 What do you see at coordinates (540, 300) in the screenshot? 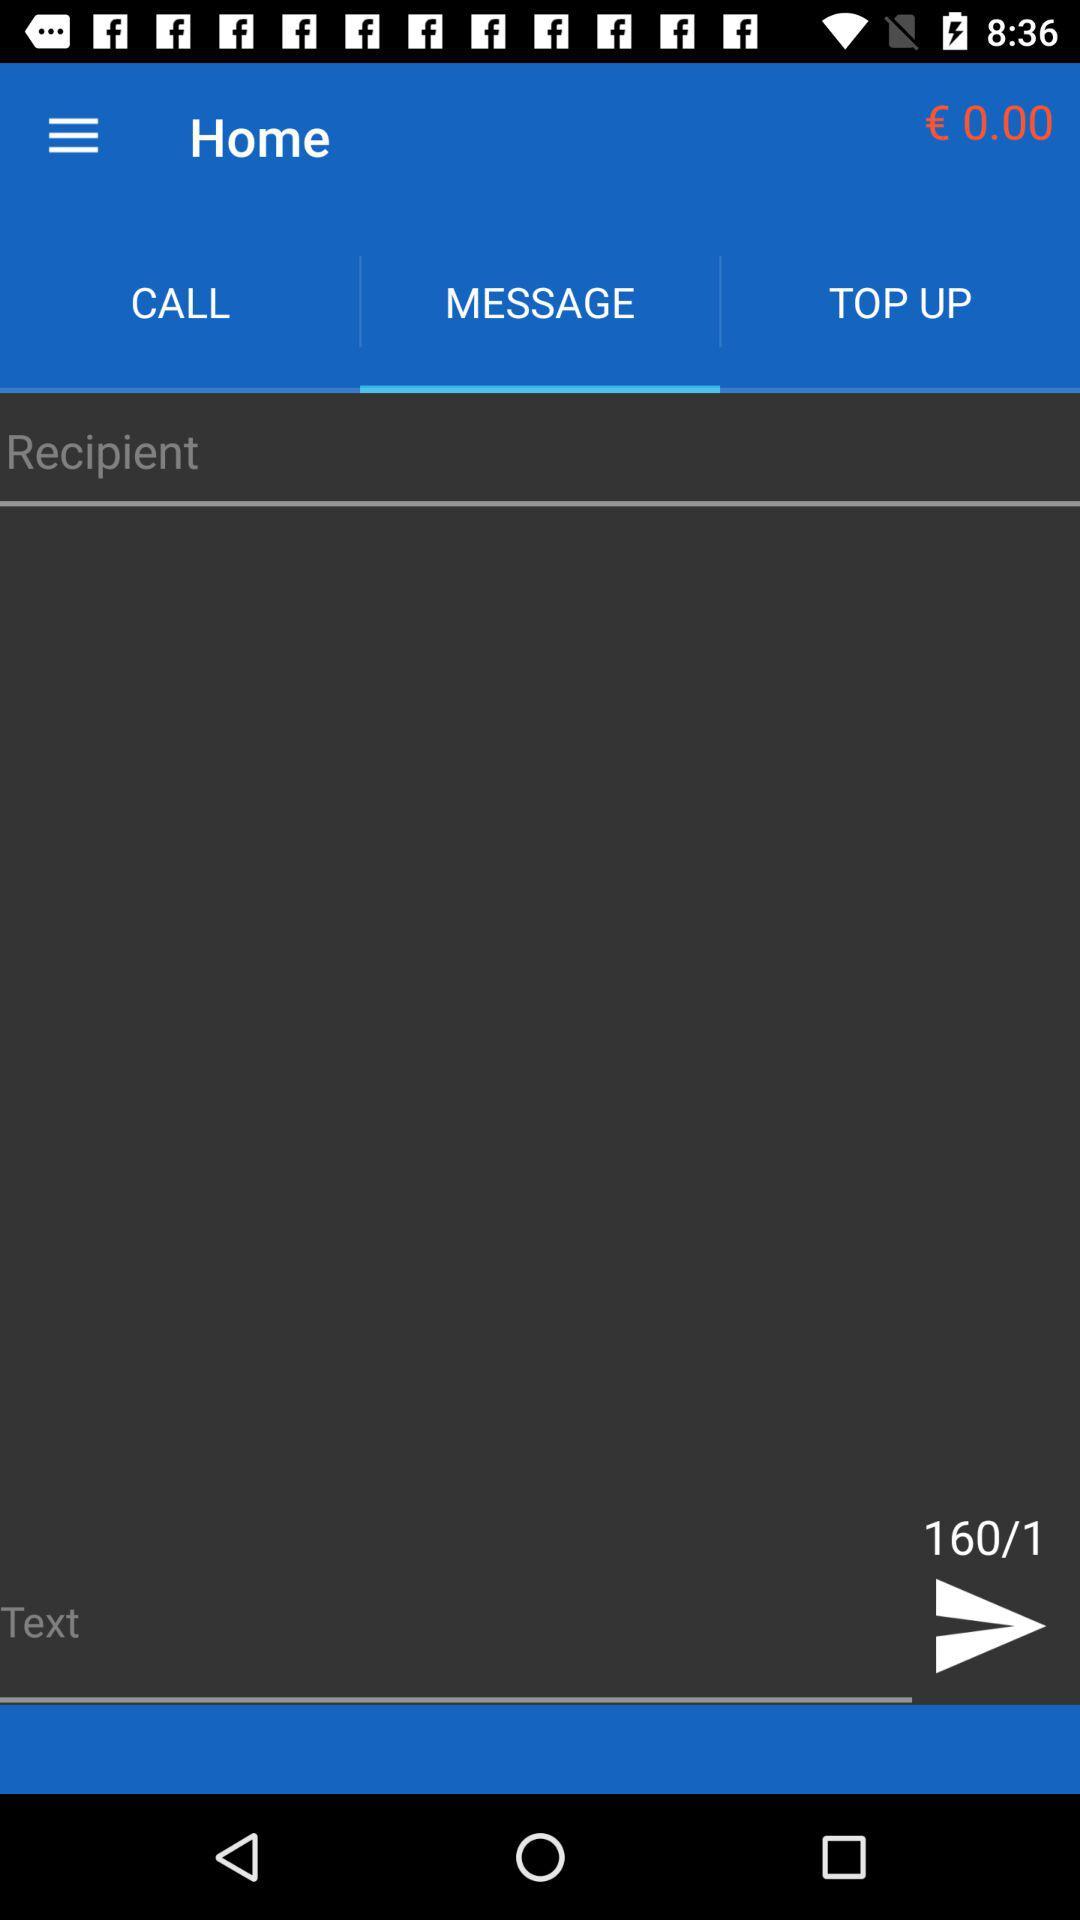
I see `app to the left of top up` at bounding box center [540, 300].